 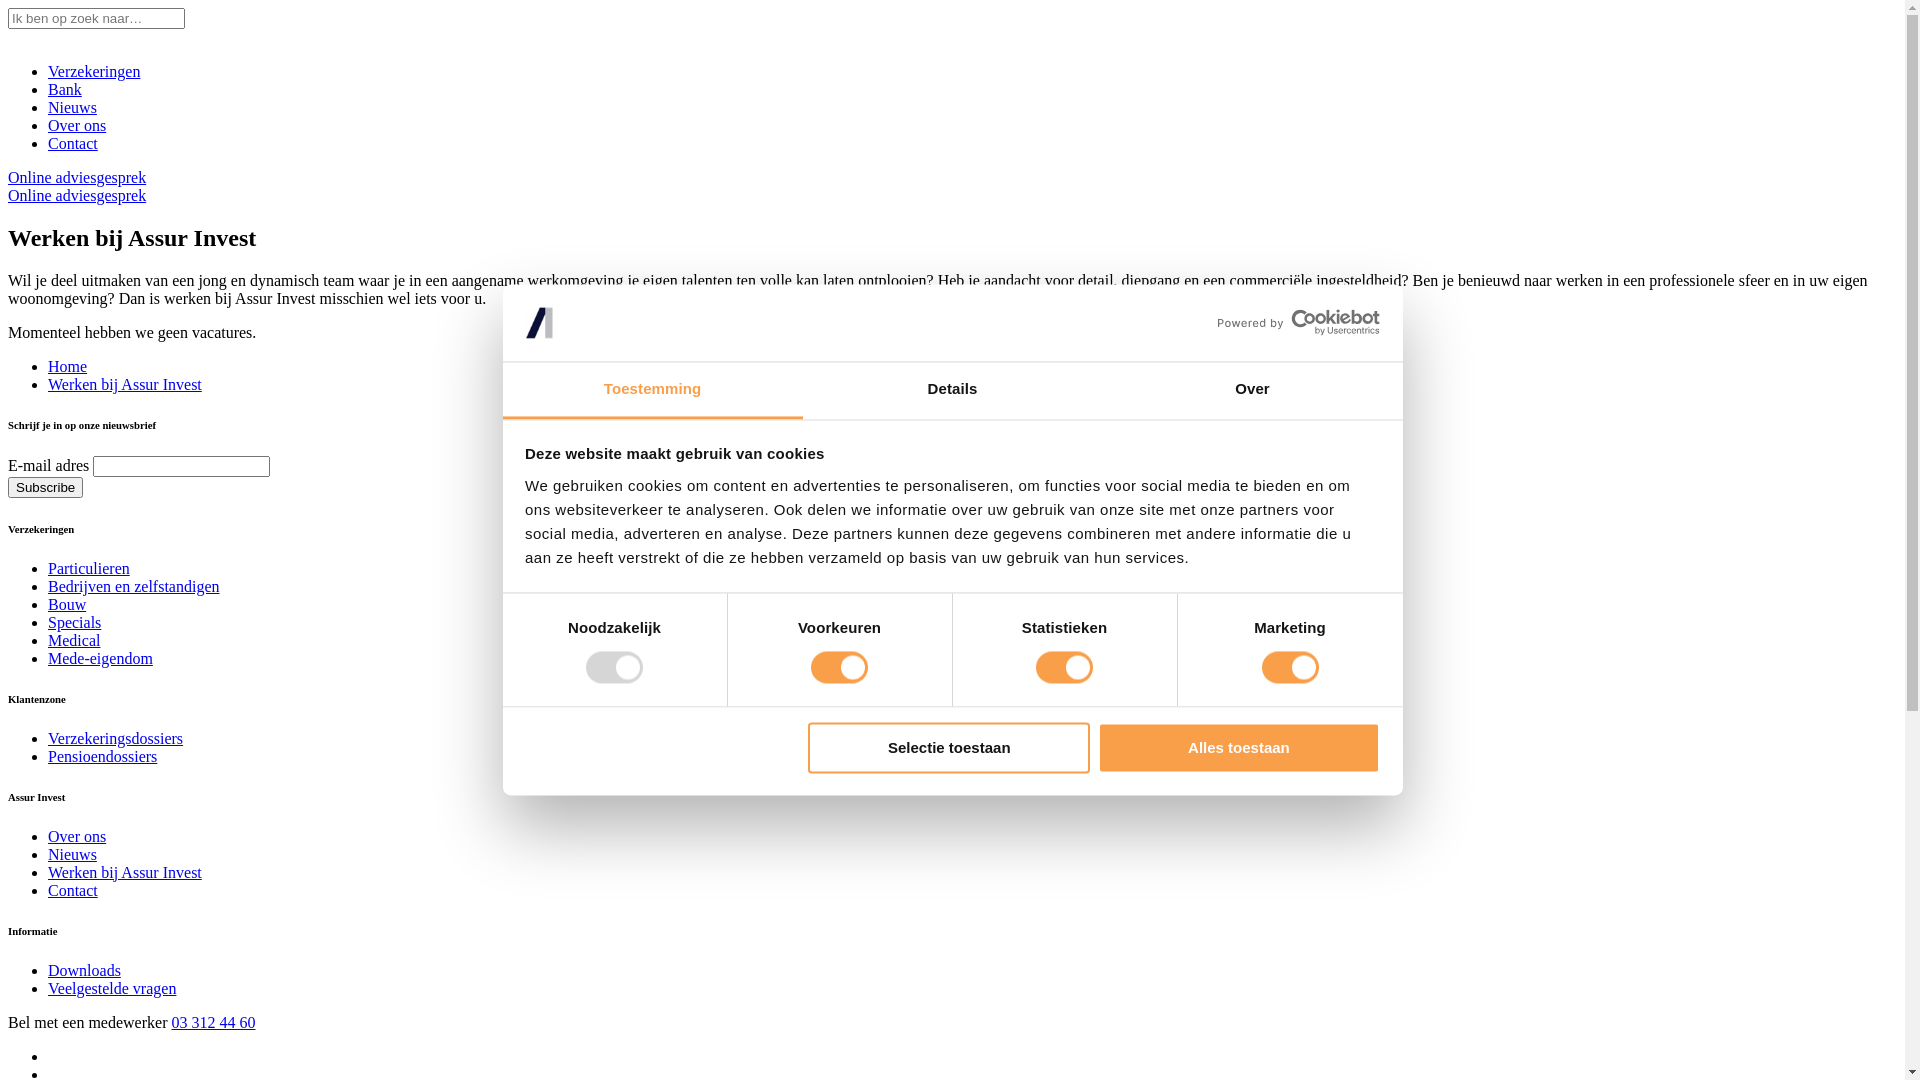 I want to click on 'Pensioendossiers', so click(x=48, y=756).